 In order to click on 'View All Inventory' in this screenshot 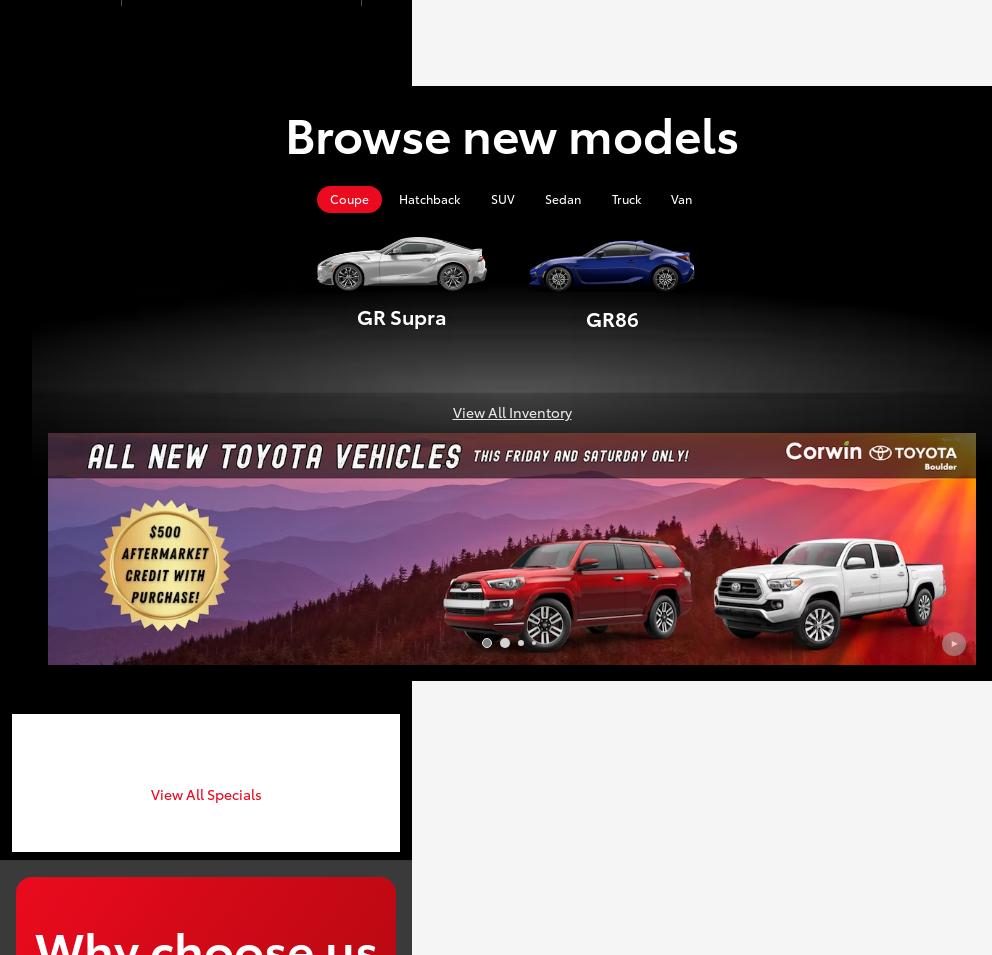, I will do `click(510, 410)`.